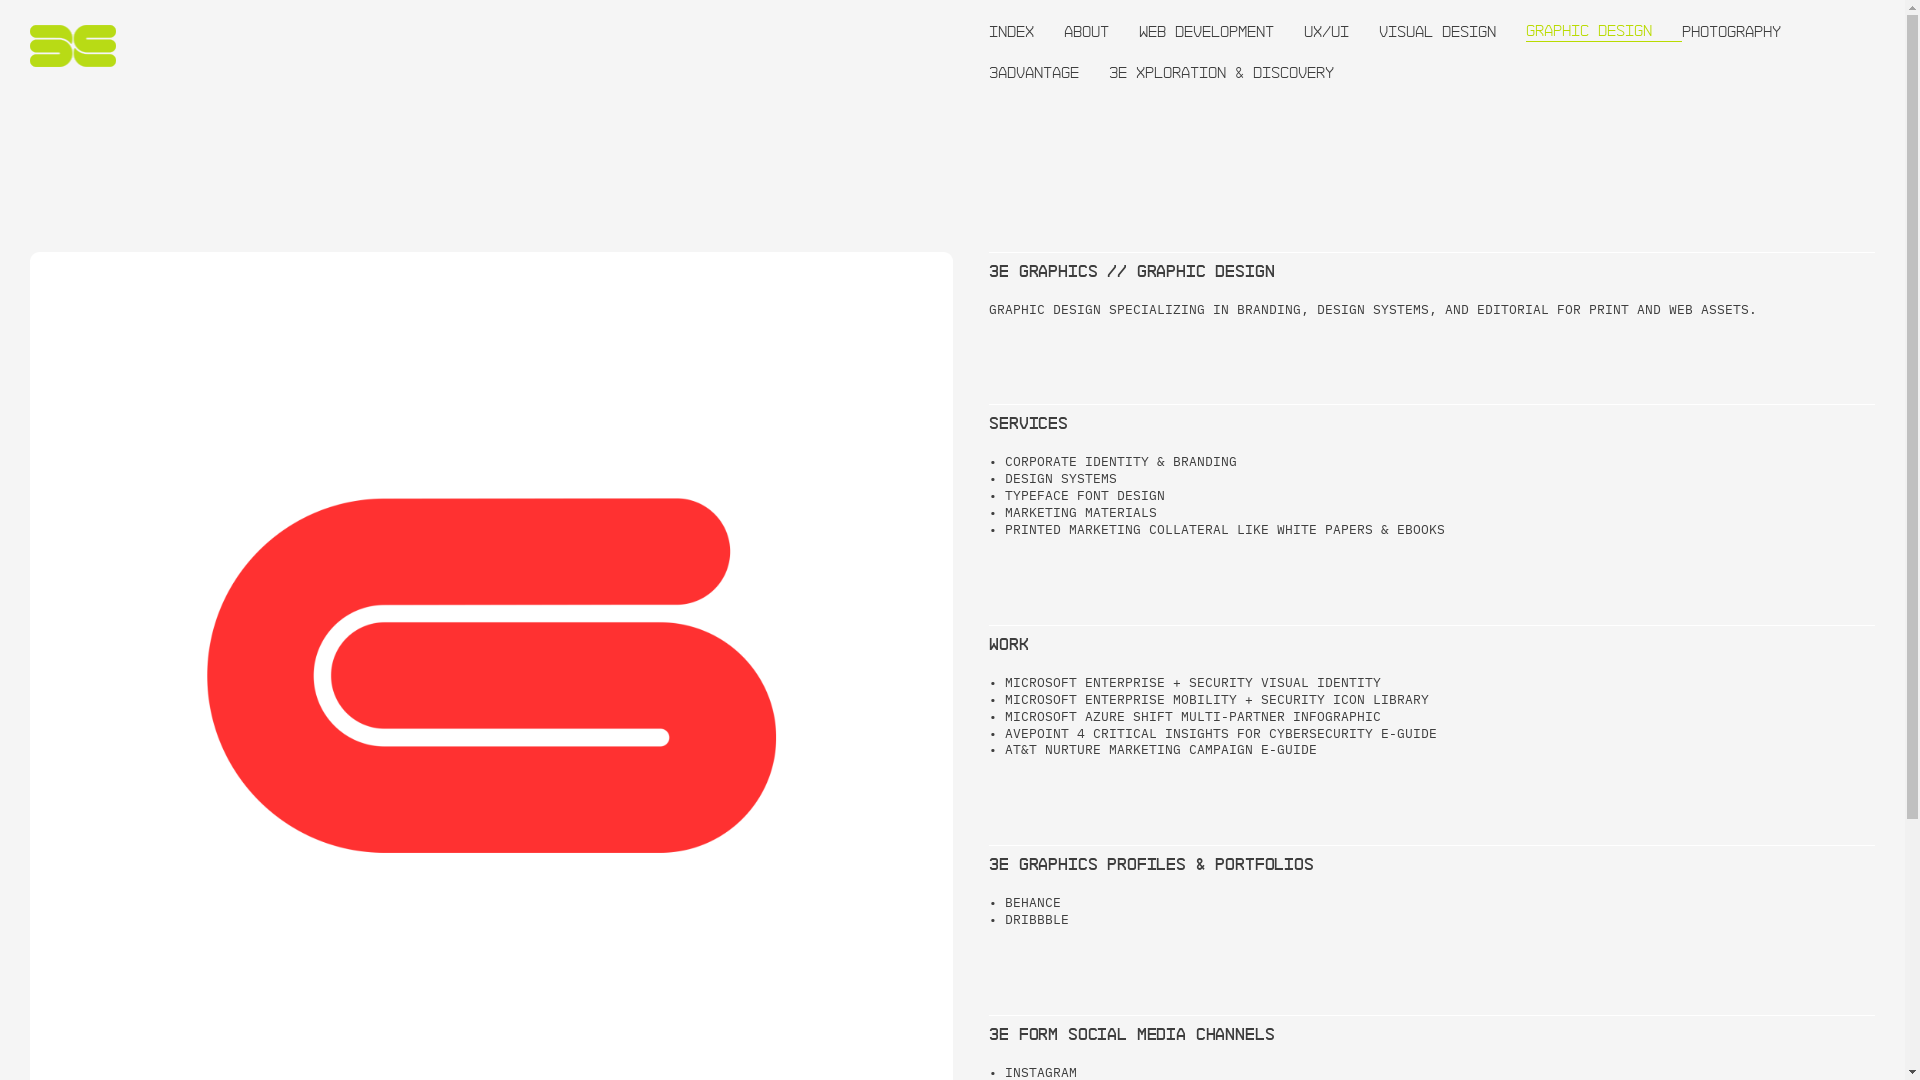  I want to click on 'ABOUT', so click(1100, 20).